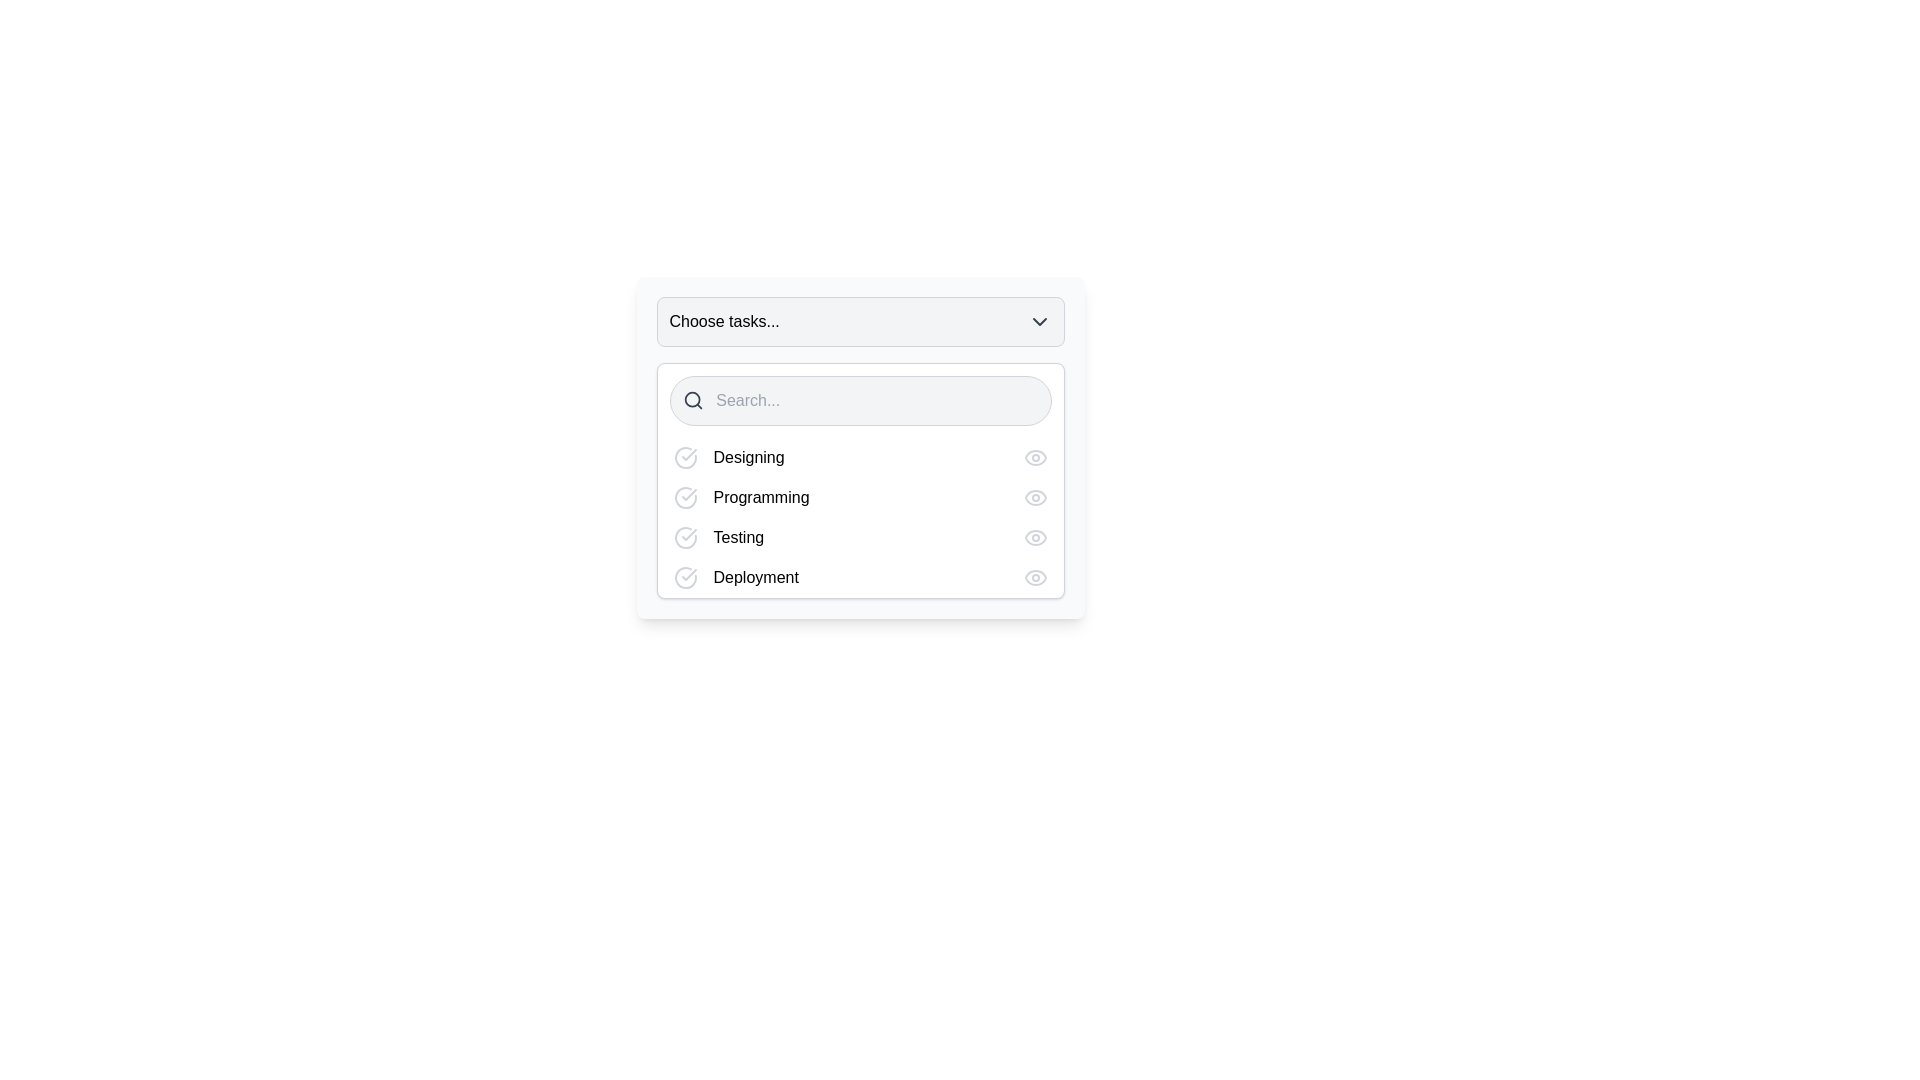  I want to click on the checkmark icon within the circular context that is adjacent to the 'Testing' list item in the dropdown menu, so click(689, 534).